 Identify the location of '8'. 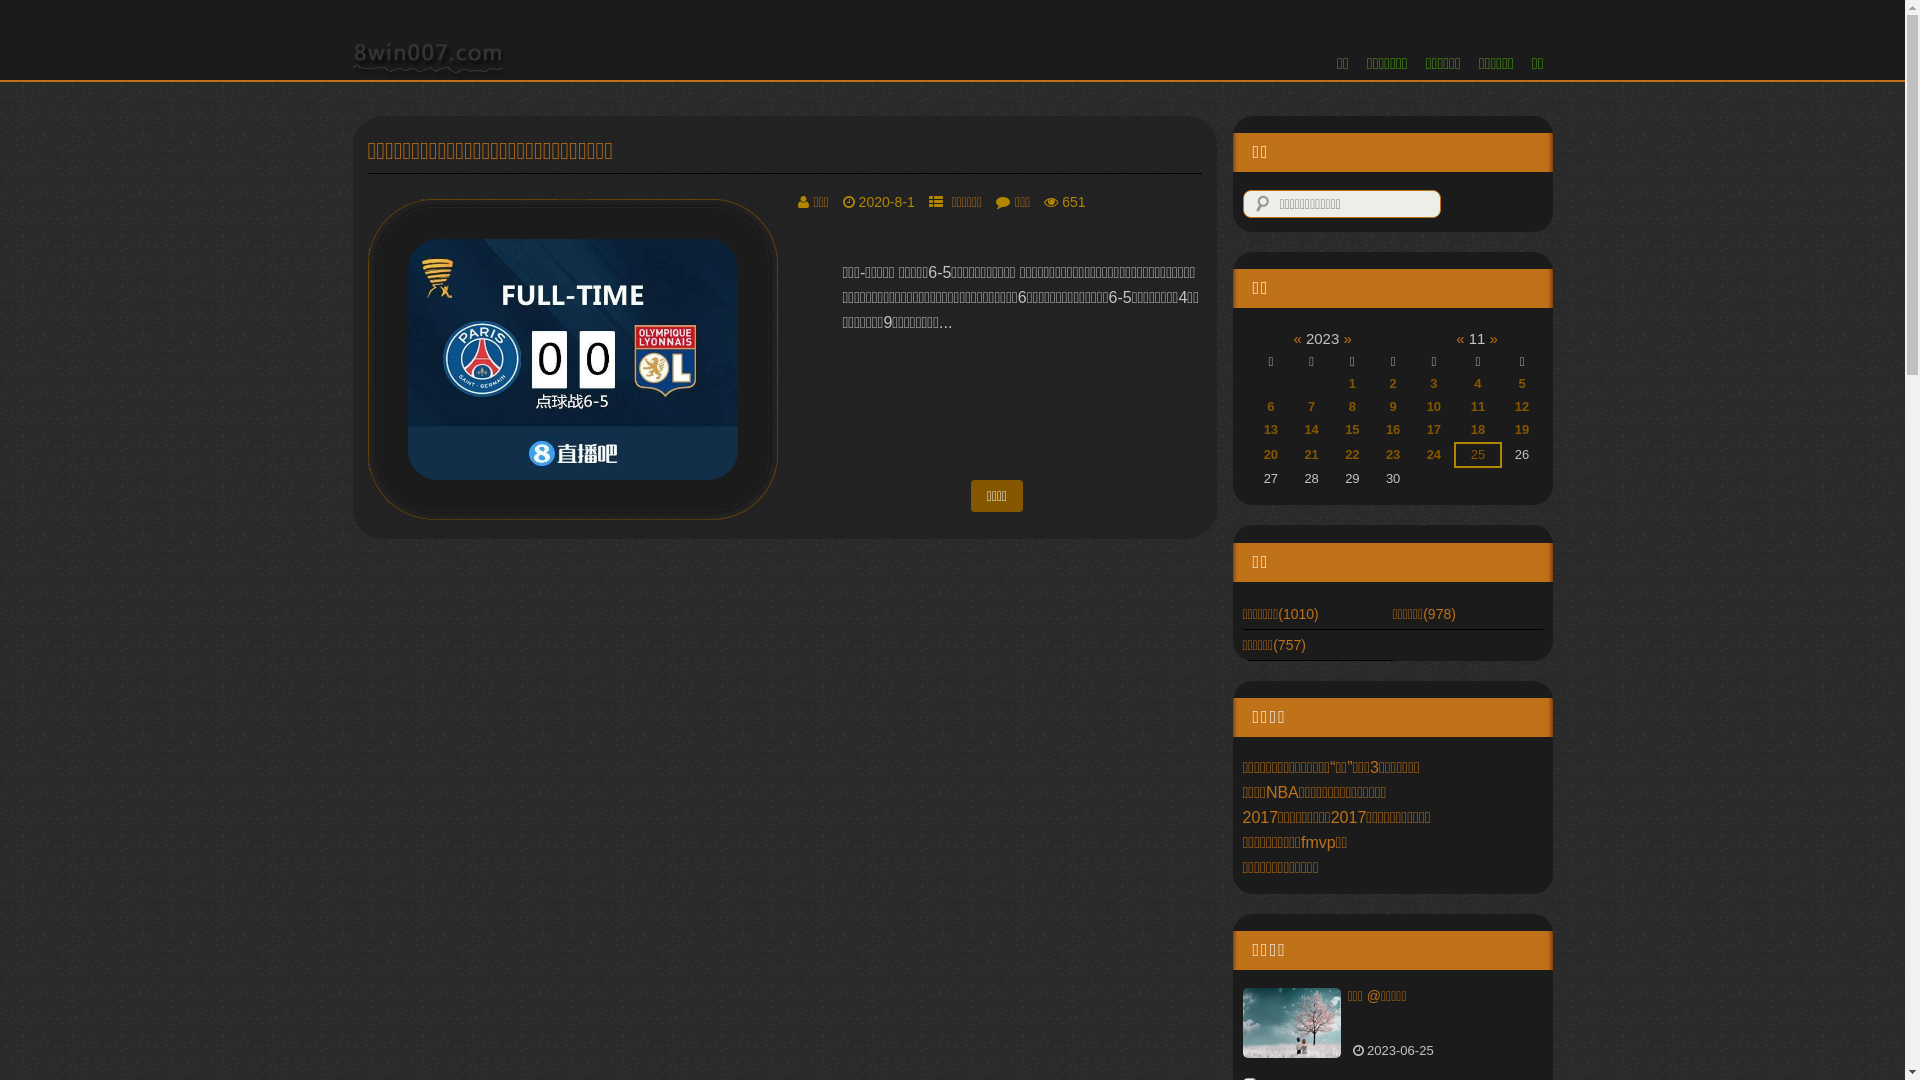
(1352, 405).